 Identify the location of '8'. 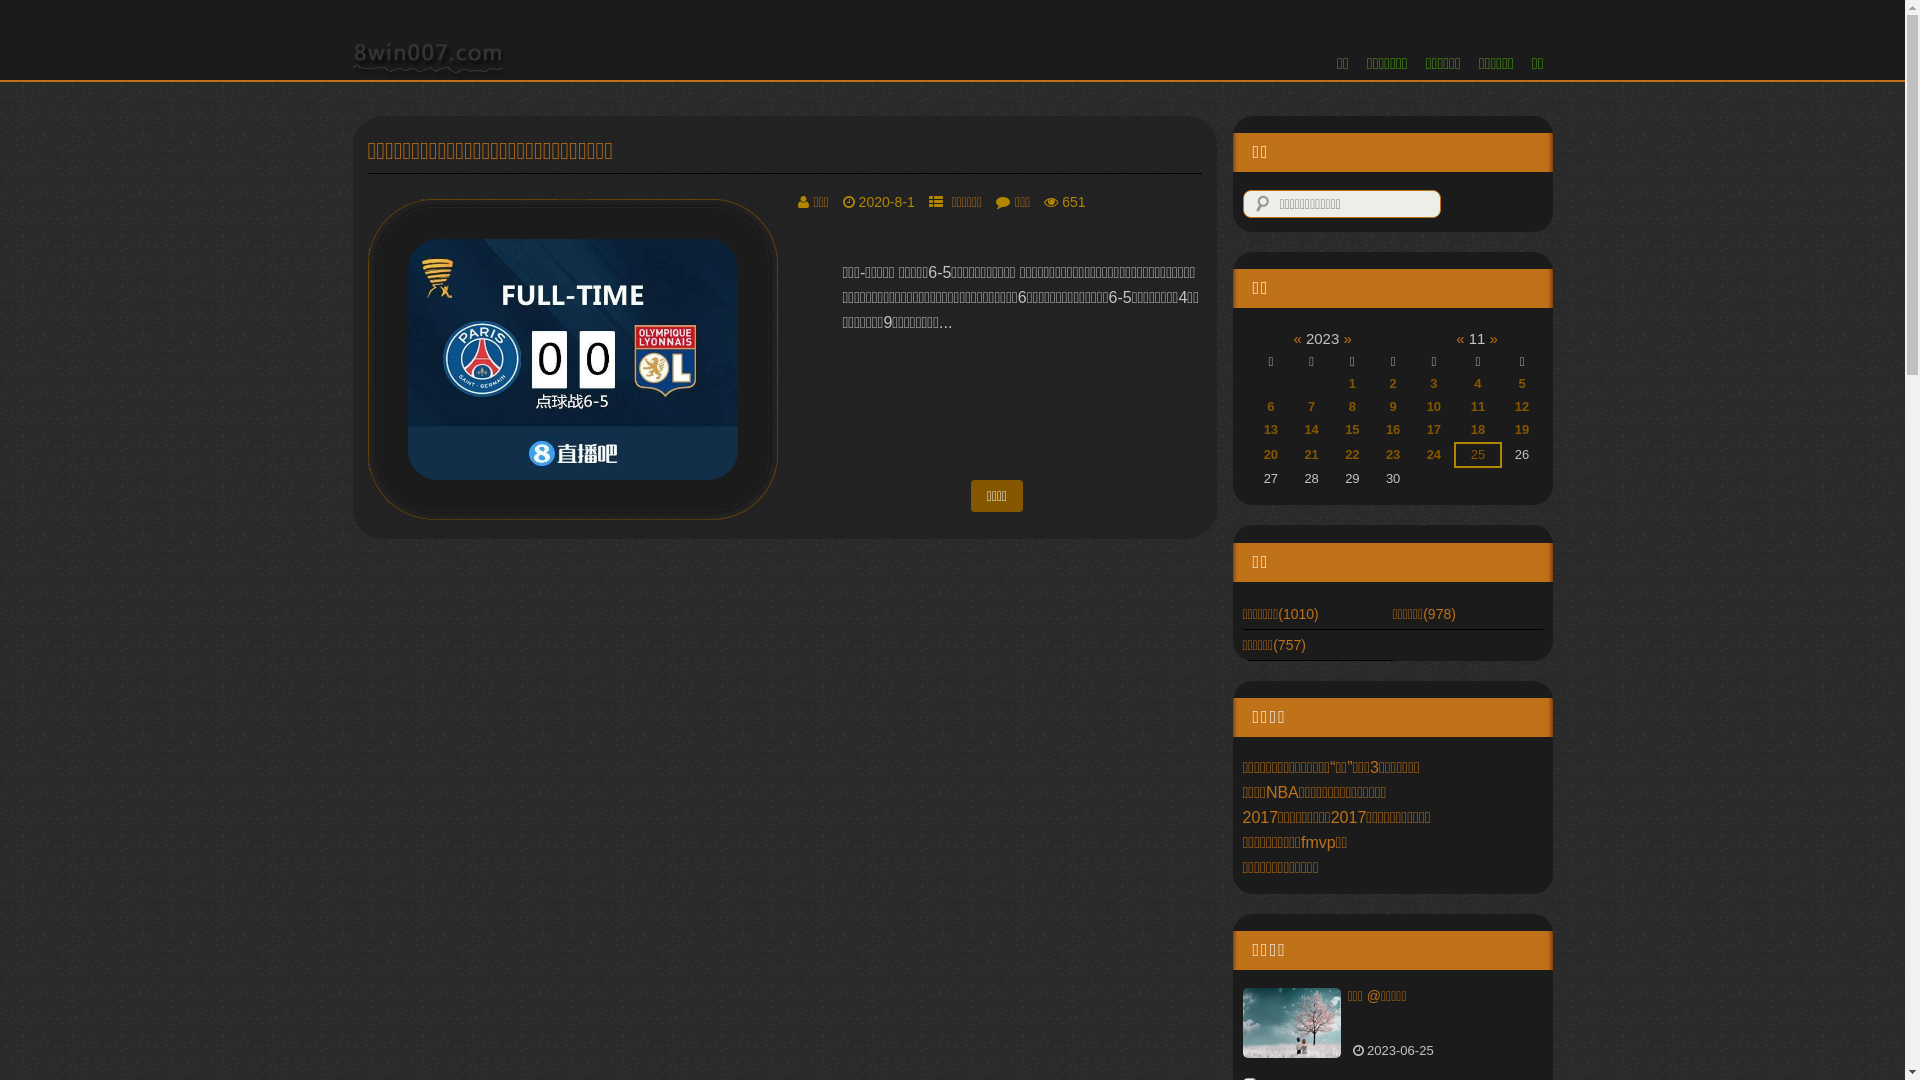
(1352, 405).